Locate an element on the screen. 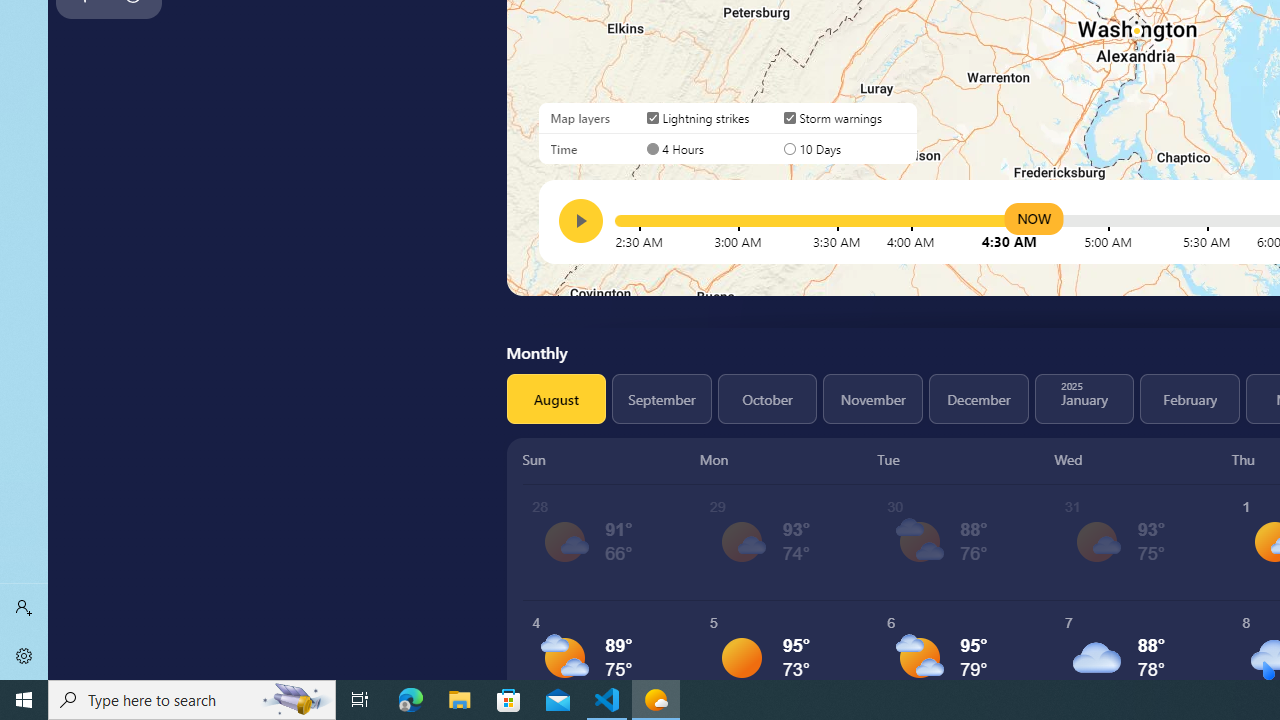  'Settings' is located at coordinates (24, 655).